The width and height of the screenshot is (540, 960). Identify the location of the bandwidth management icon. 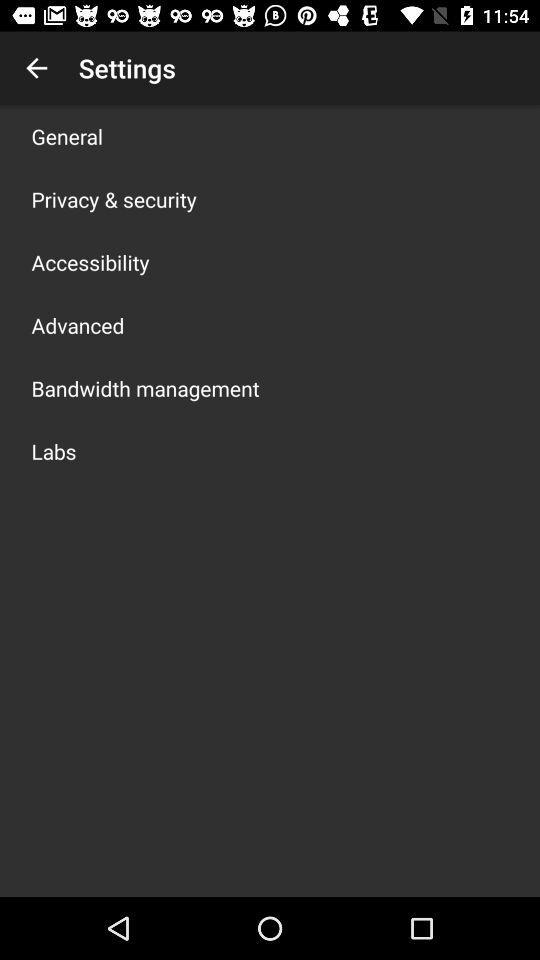
(144, 387).